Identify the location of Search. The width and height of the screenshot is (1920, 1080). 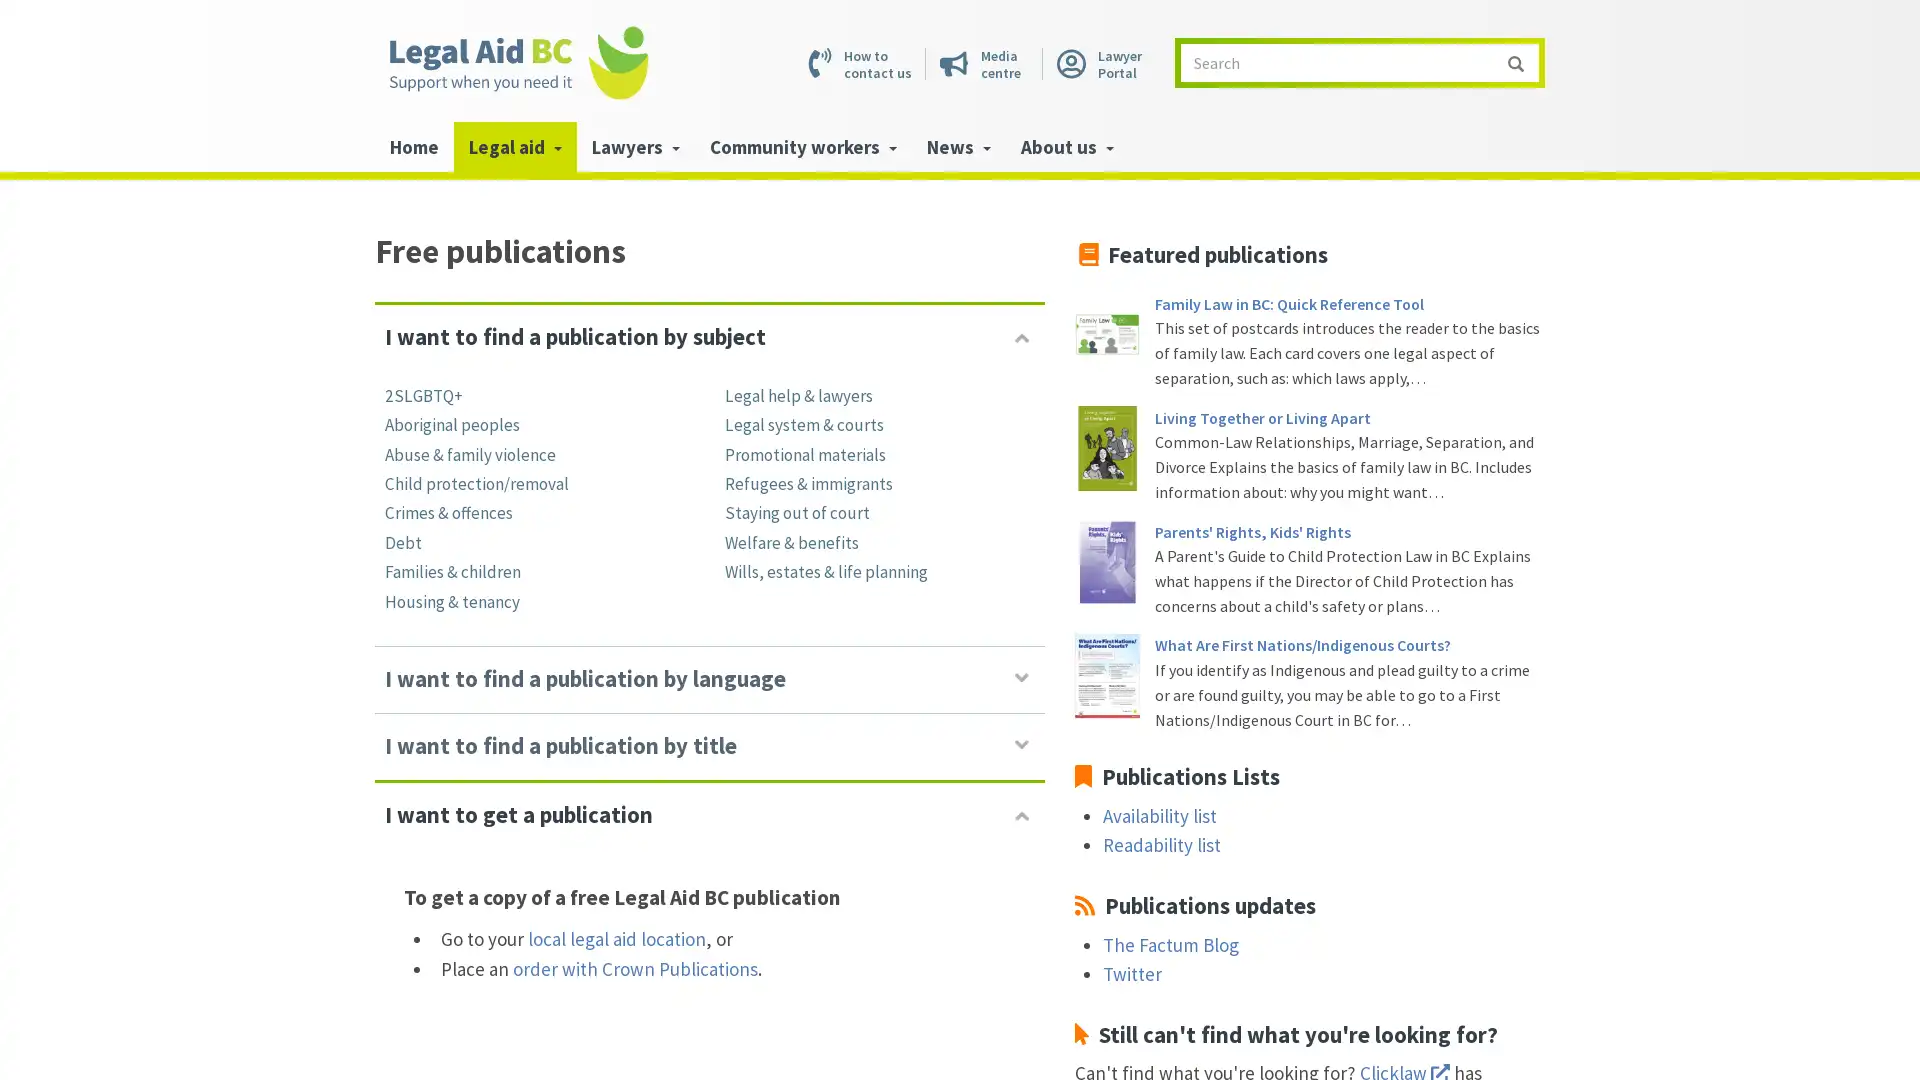
(1515, 61).